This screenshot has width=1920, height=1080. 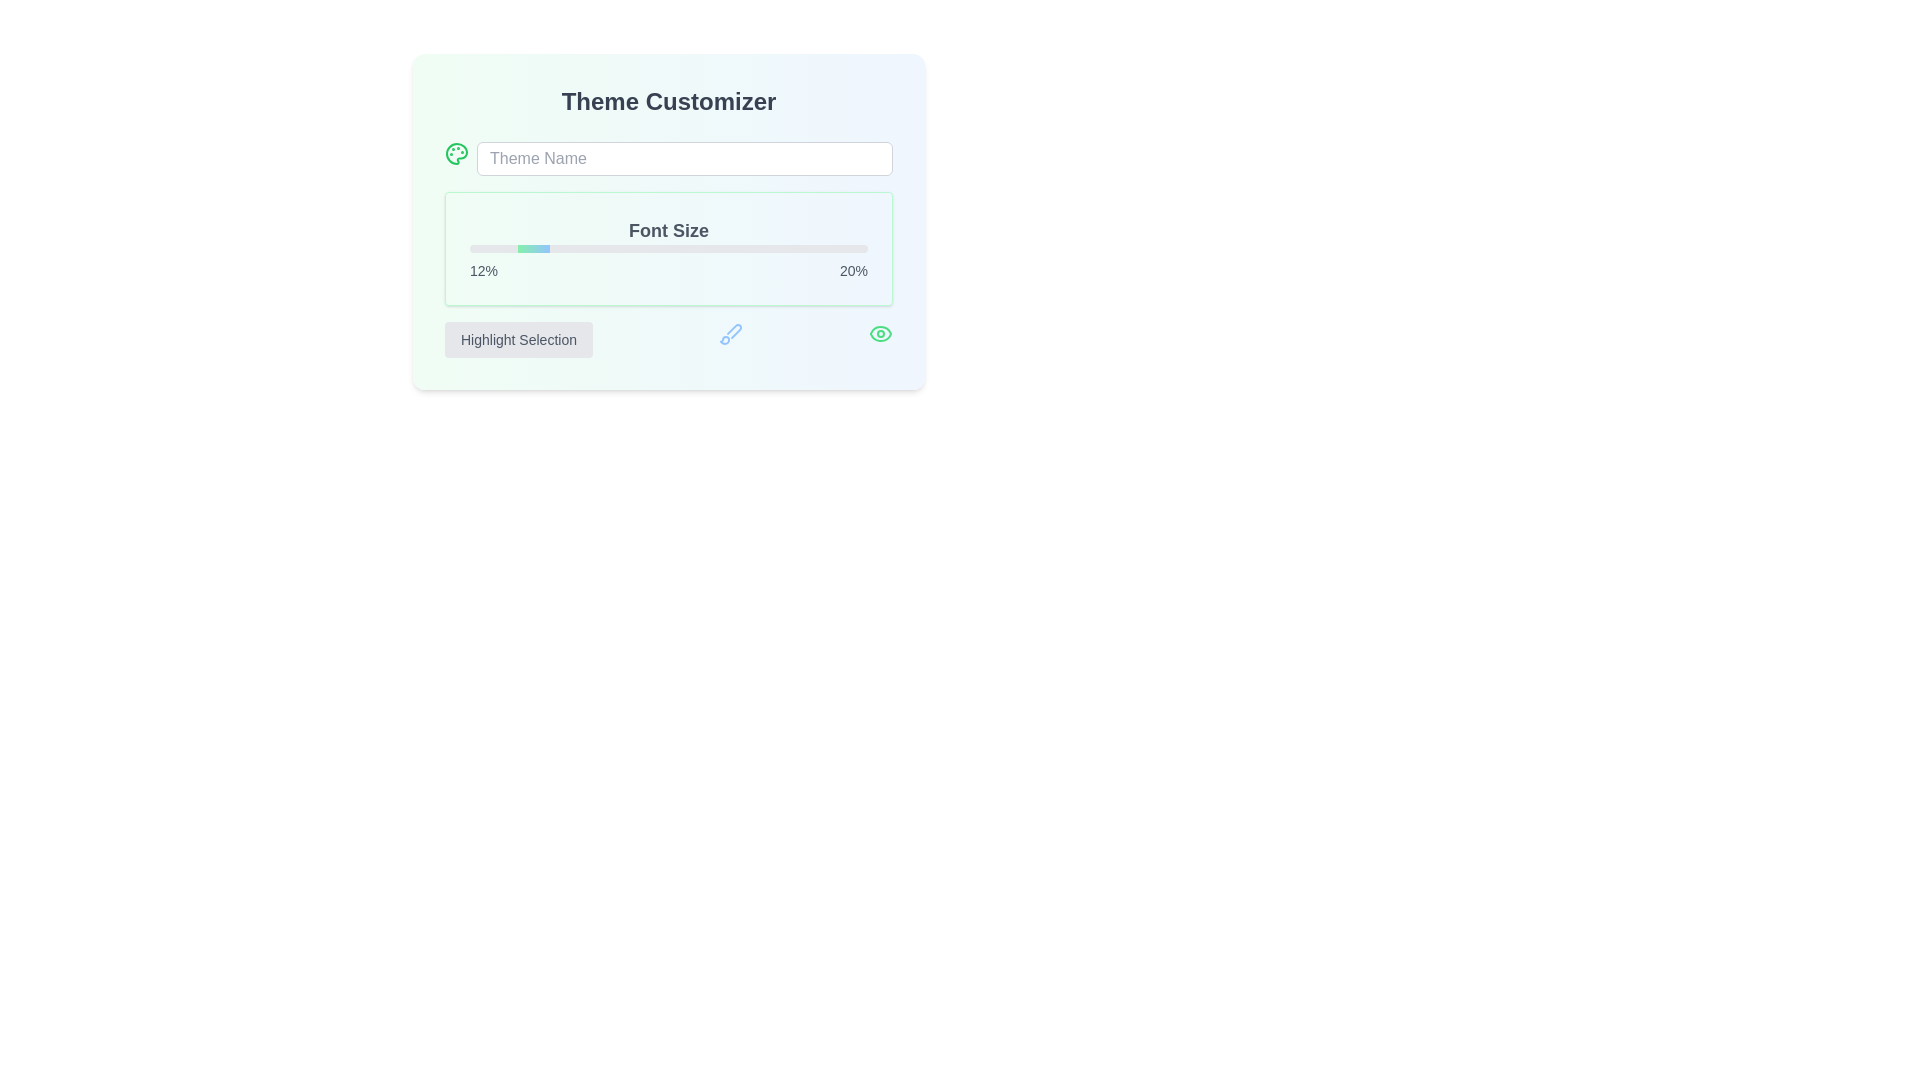 I want to click on the font size, so click(x=661, y=248).